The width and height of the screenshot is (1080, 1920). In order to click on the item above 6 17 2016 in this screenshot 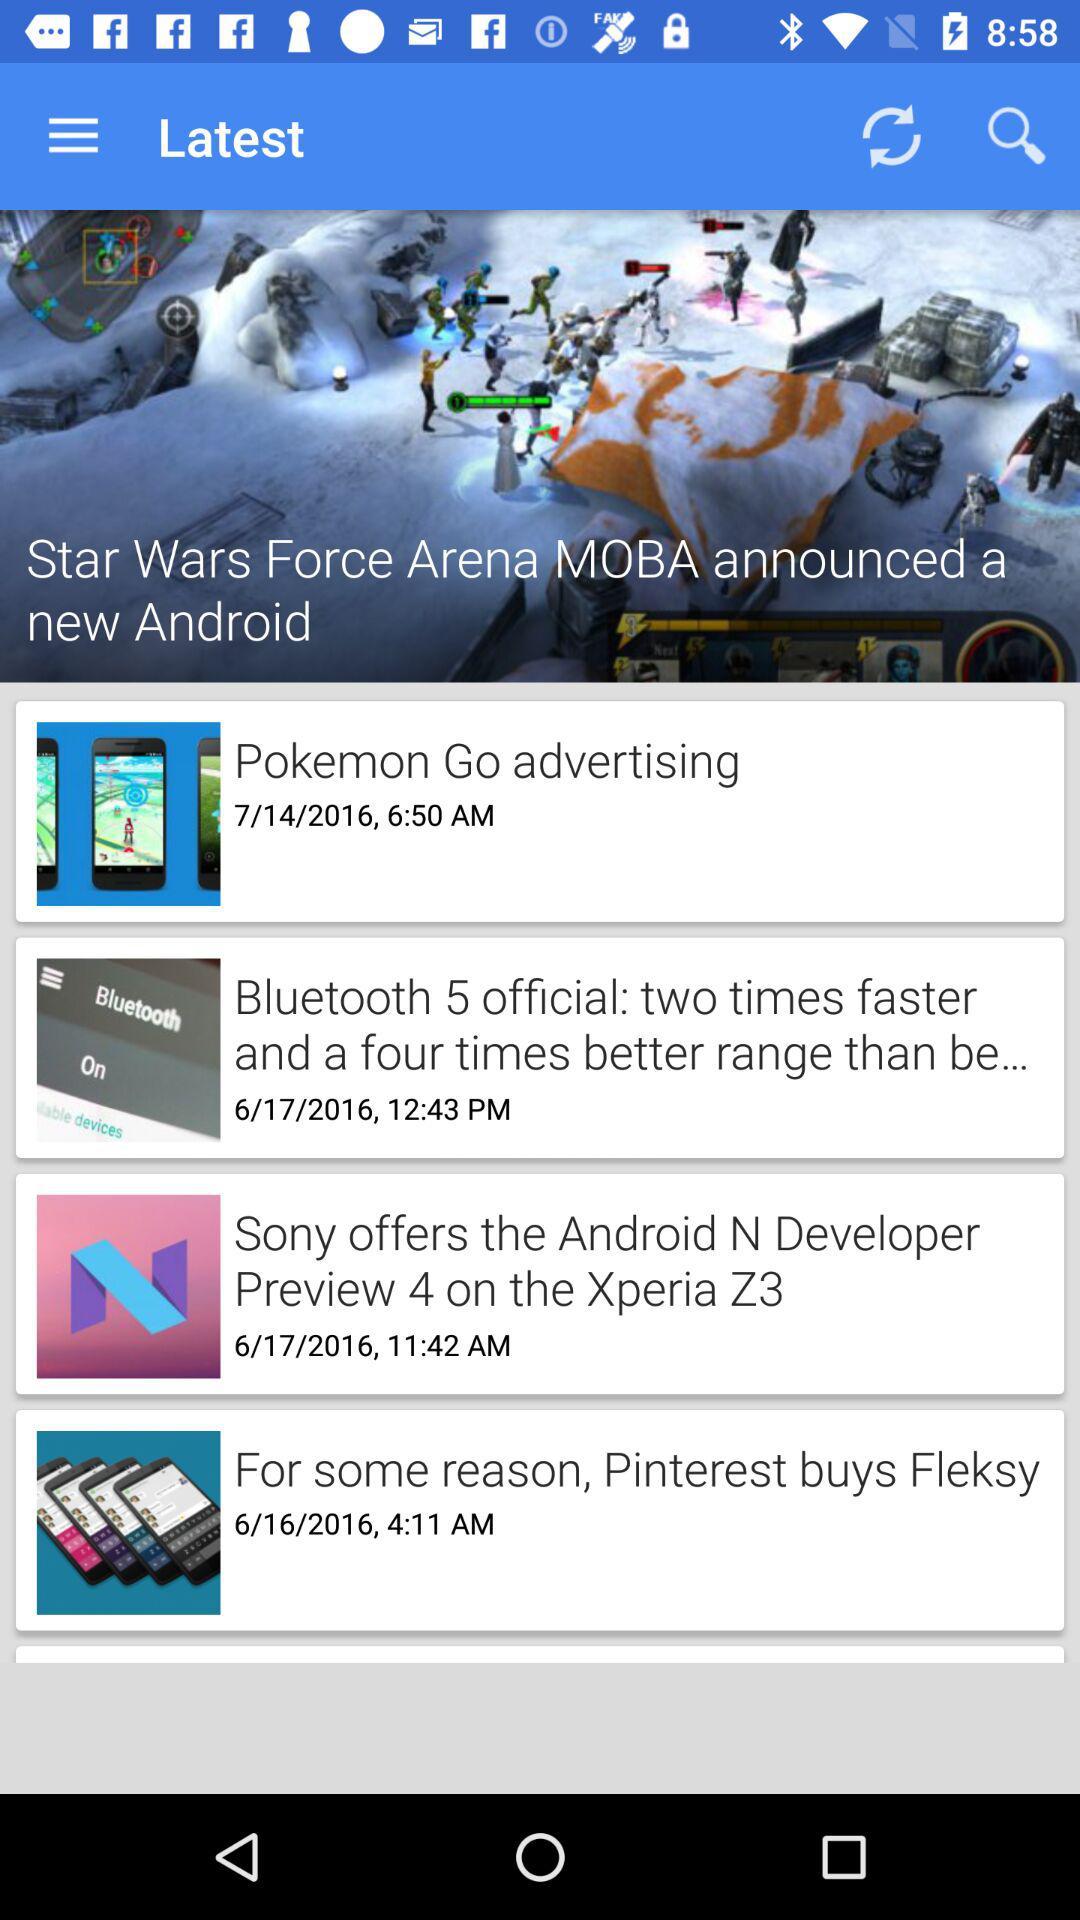, I will do `click(631, 1257)`.